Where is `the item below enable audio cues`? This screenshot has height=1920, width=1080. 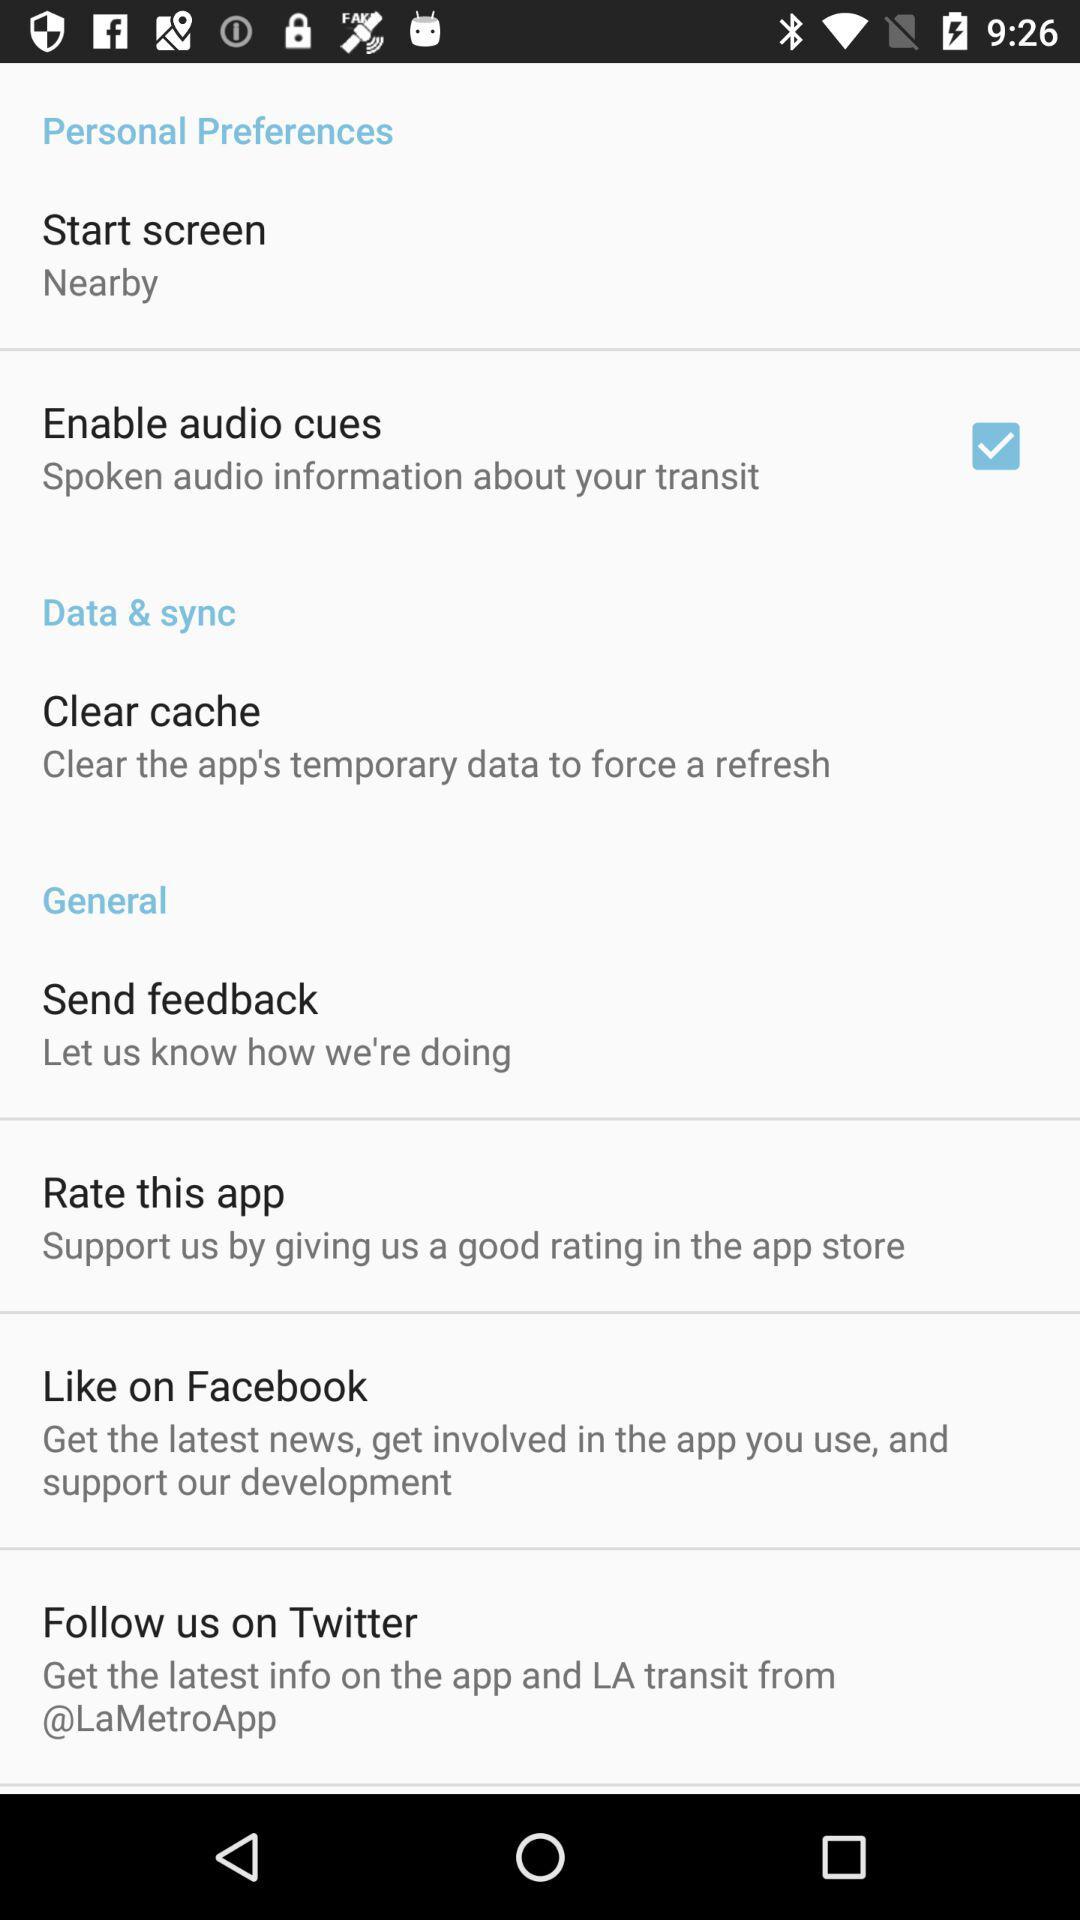 the item below enable audio cues is located at coordinates (400, 473).